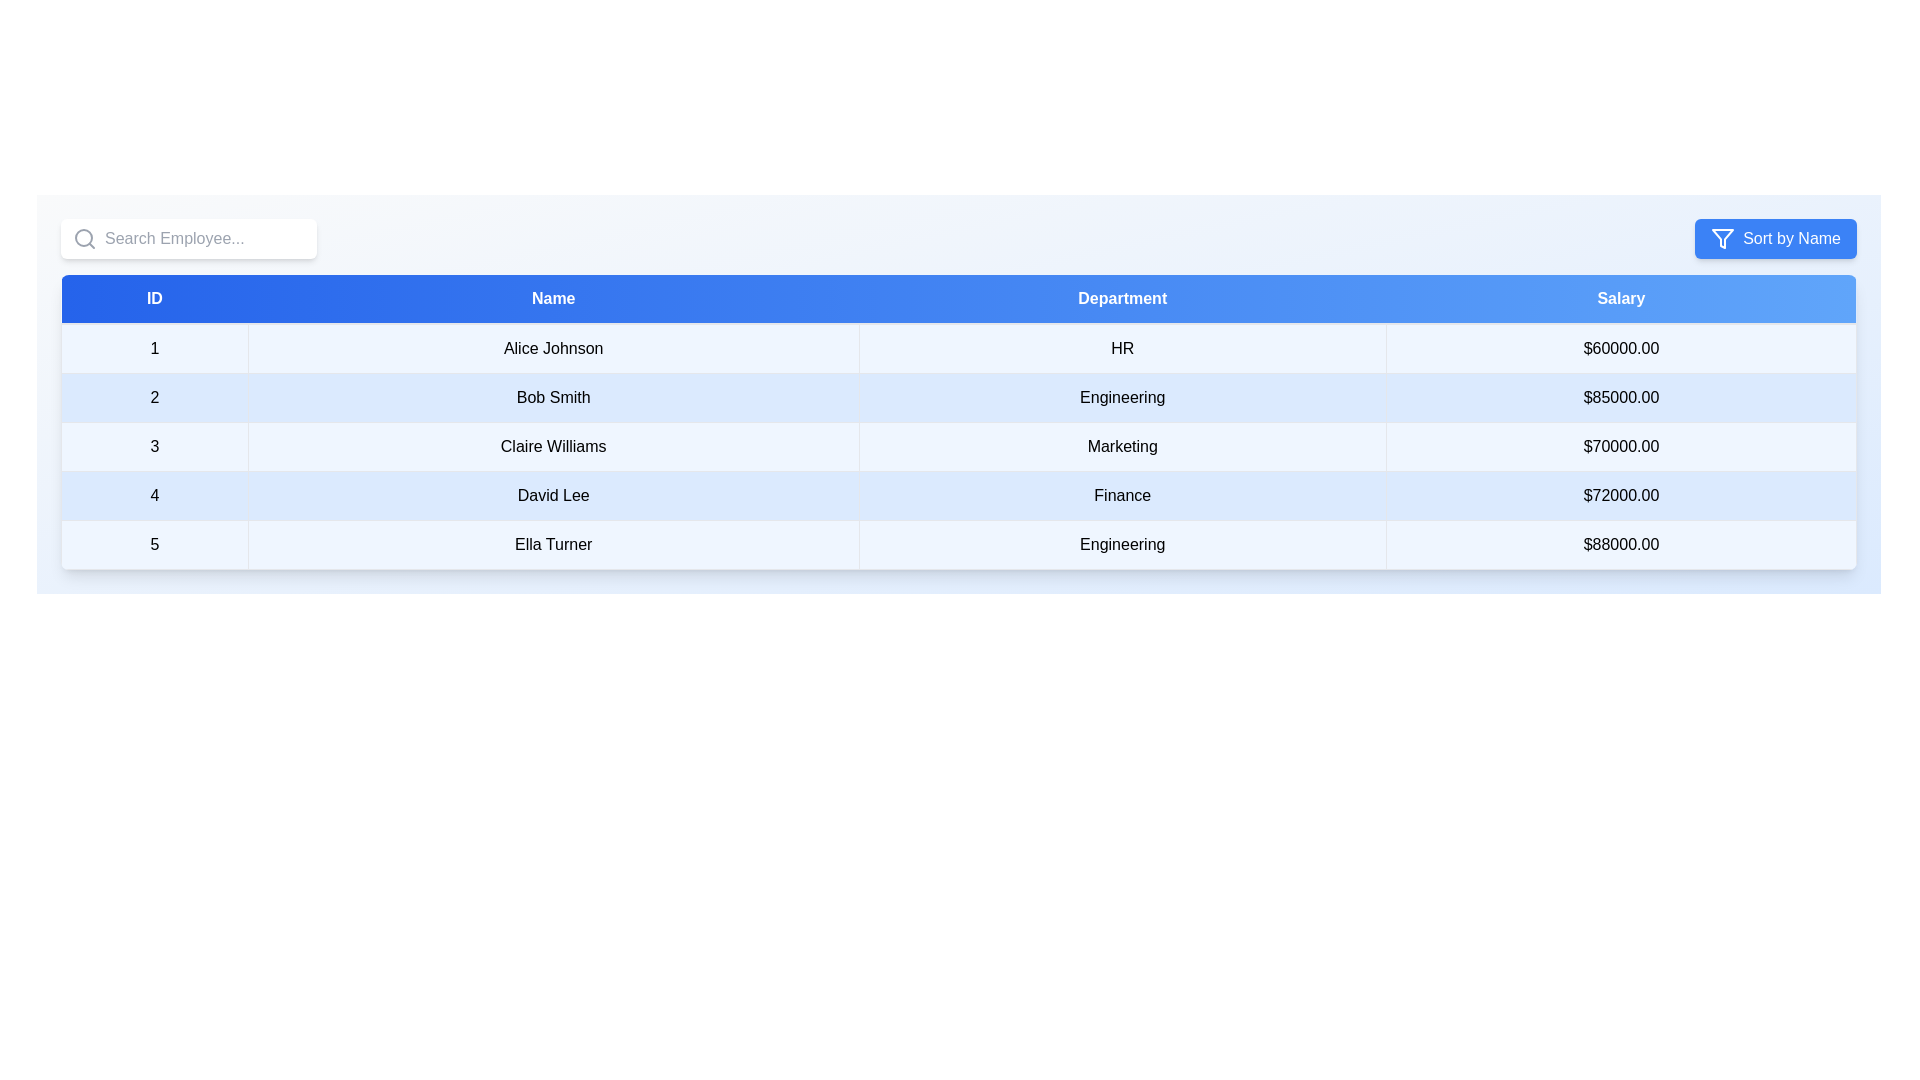 Image resolution: width=1920 pixels, height=1080 pixels. Describe the element at coordinates (1621, 495) in the screenshot. I see `the static text cell displaying the salary '$72000.00' for 'David Lee' in the fourth column of the table` at that location.